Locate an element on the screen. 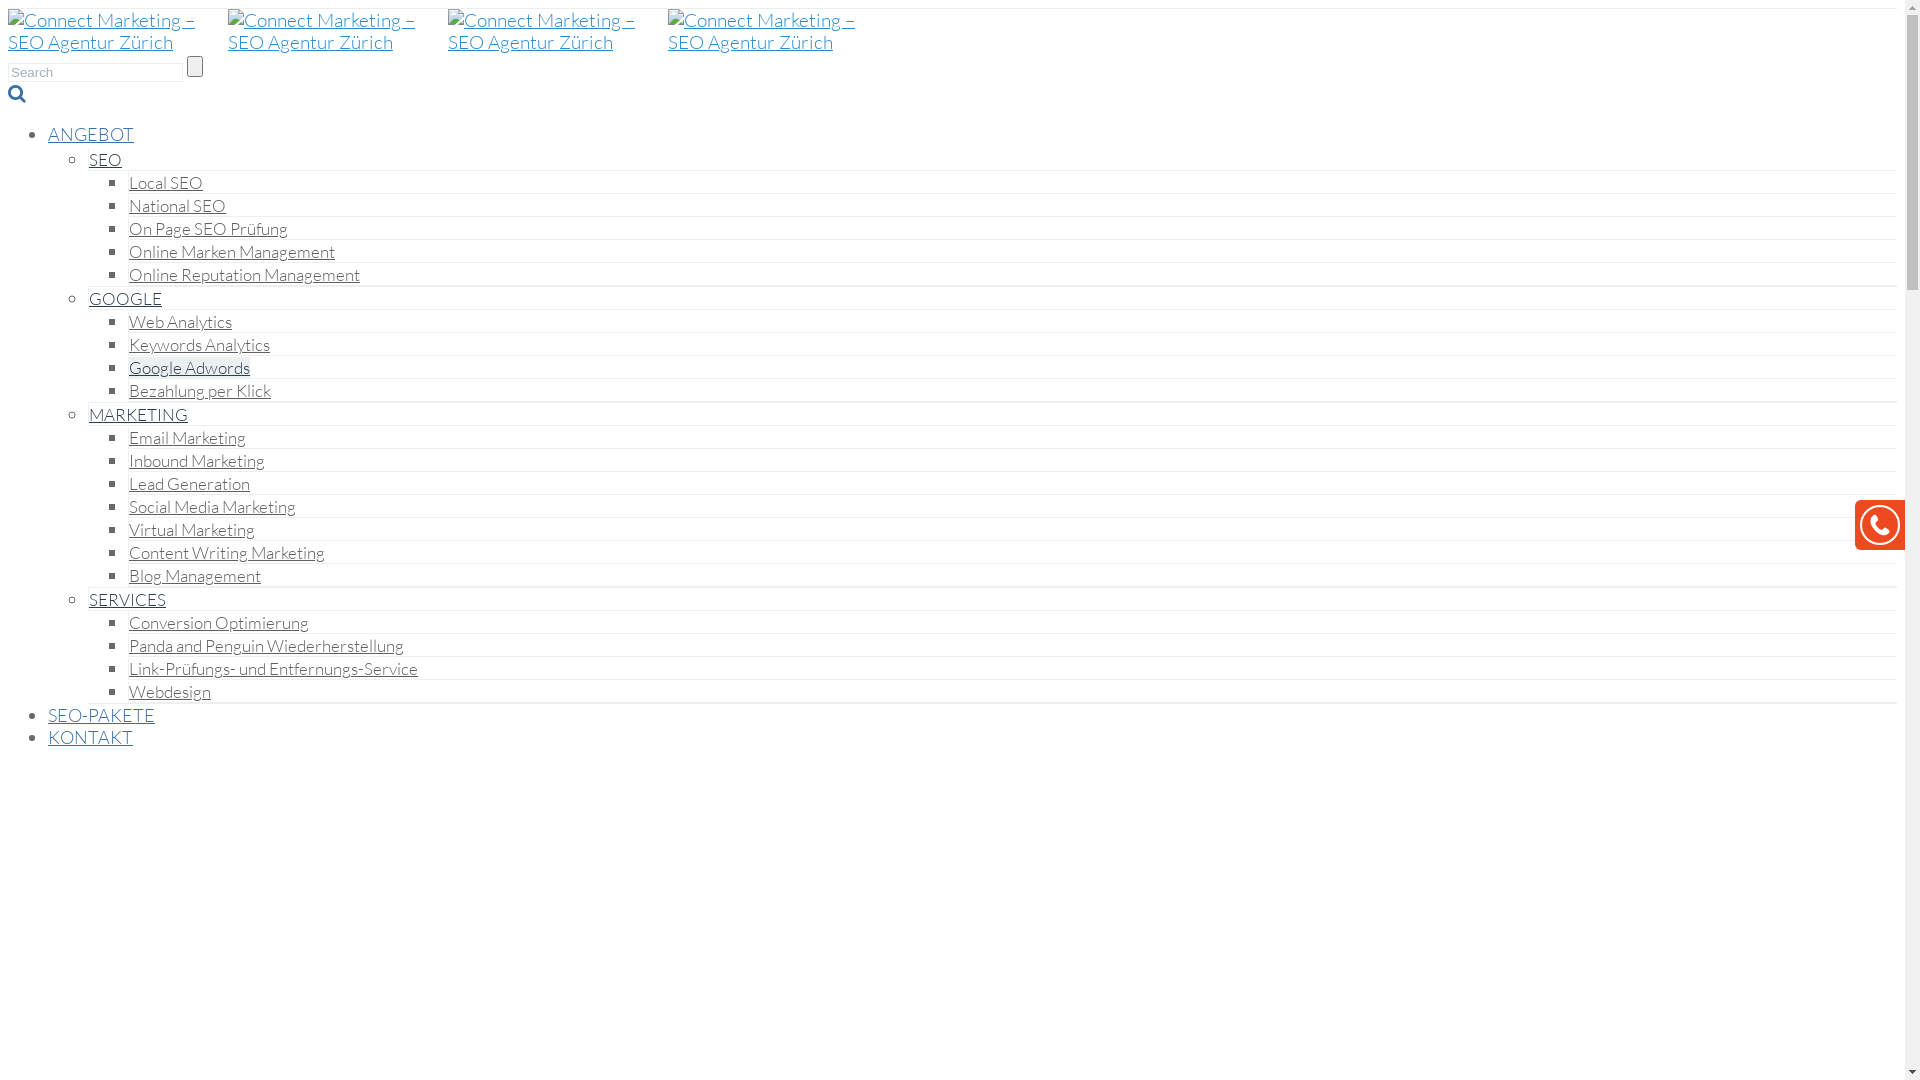  'SERVICES' is located at coordinates (125, 598).